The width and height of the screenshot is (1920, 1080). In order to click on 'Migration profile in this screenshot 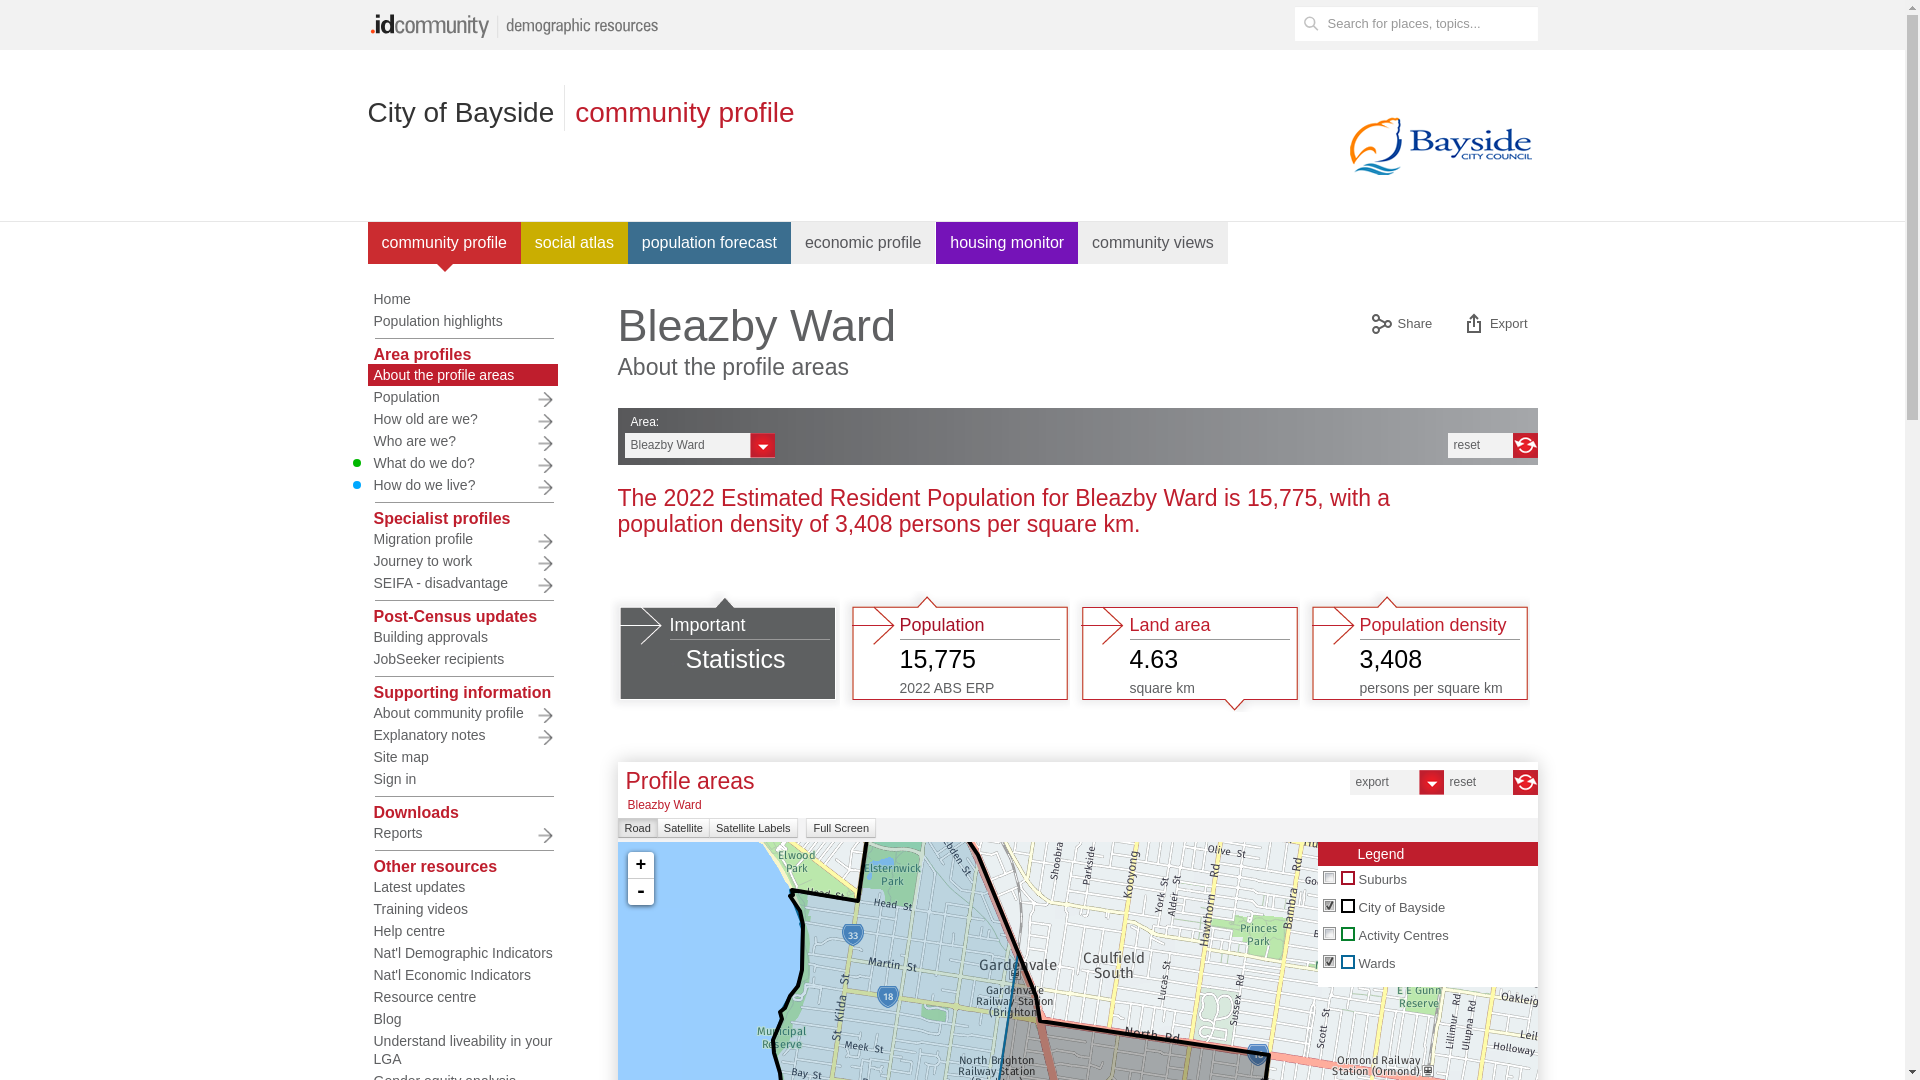, I will do `click(461, 538)`.